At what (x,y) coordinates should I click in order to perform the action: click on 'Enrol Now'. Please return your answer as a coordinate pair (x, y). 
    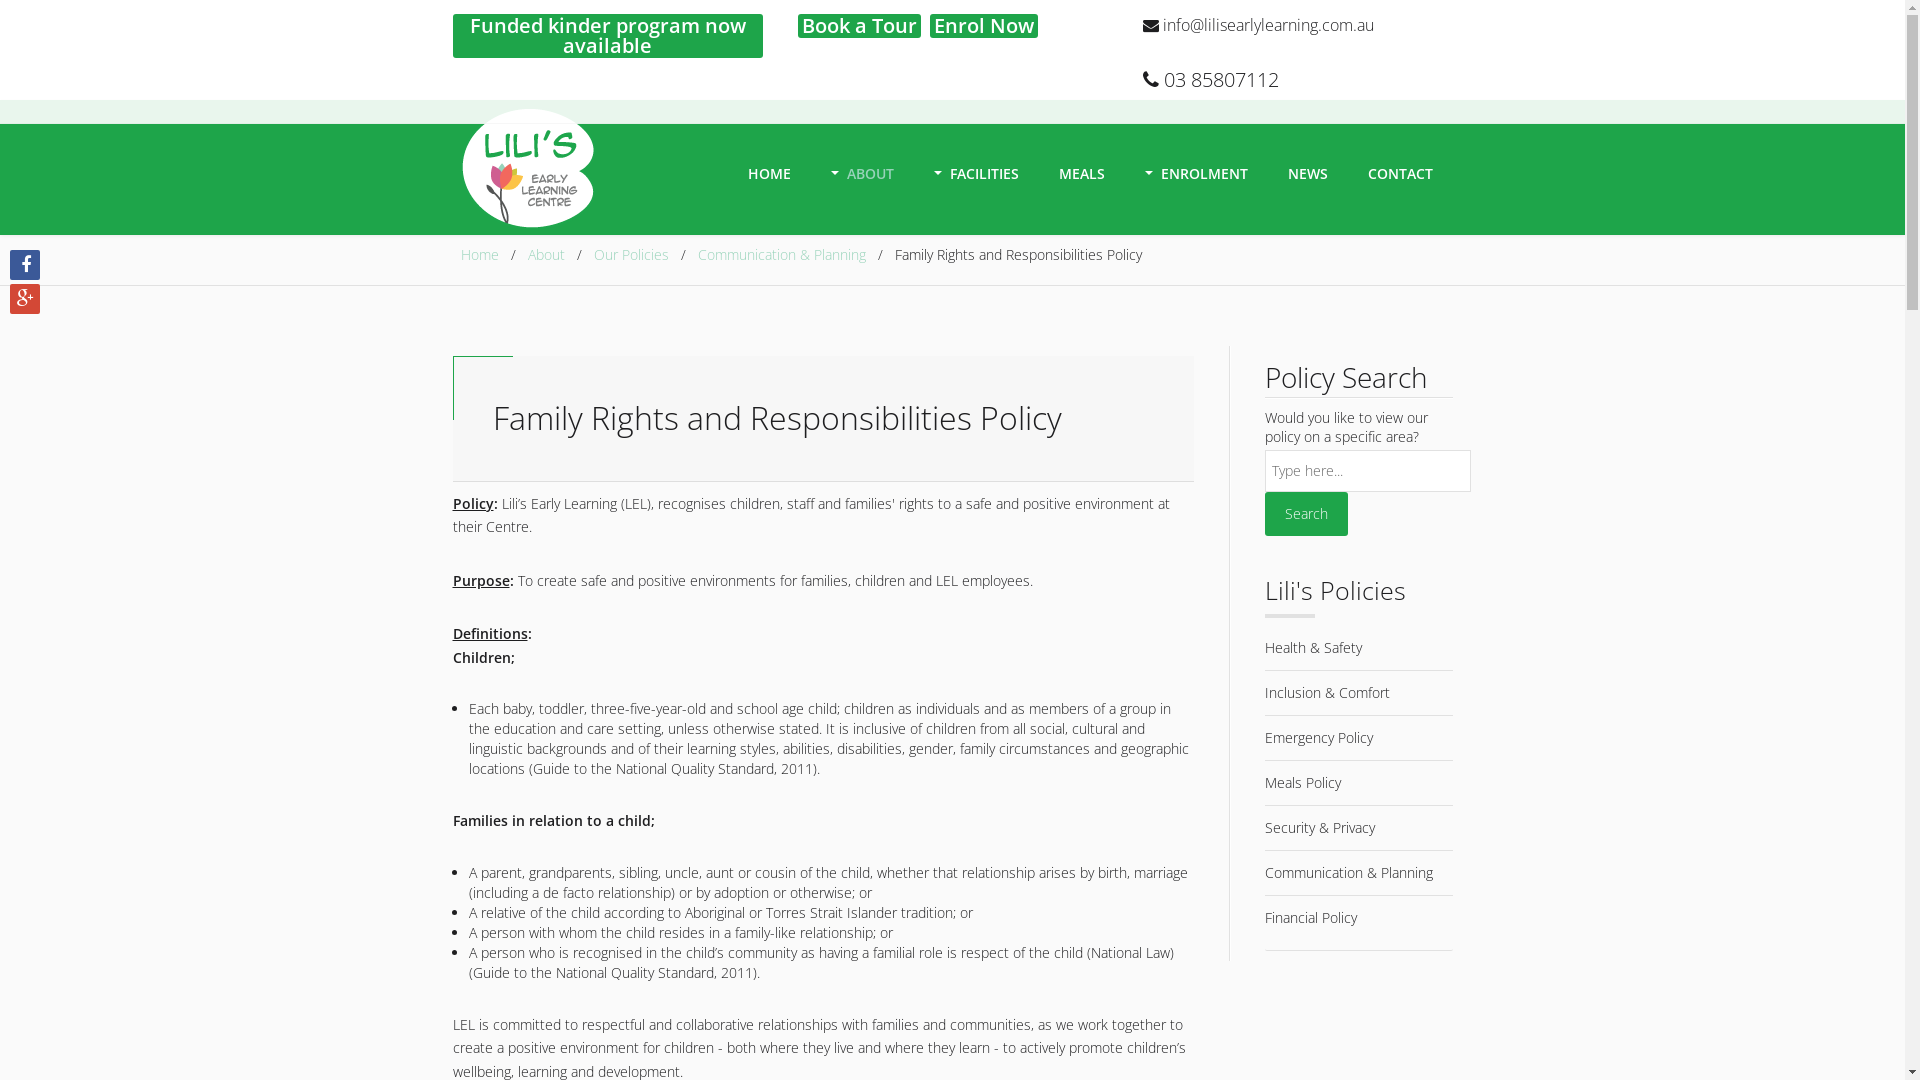
    Looking at the image, I should click on (983, 26).